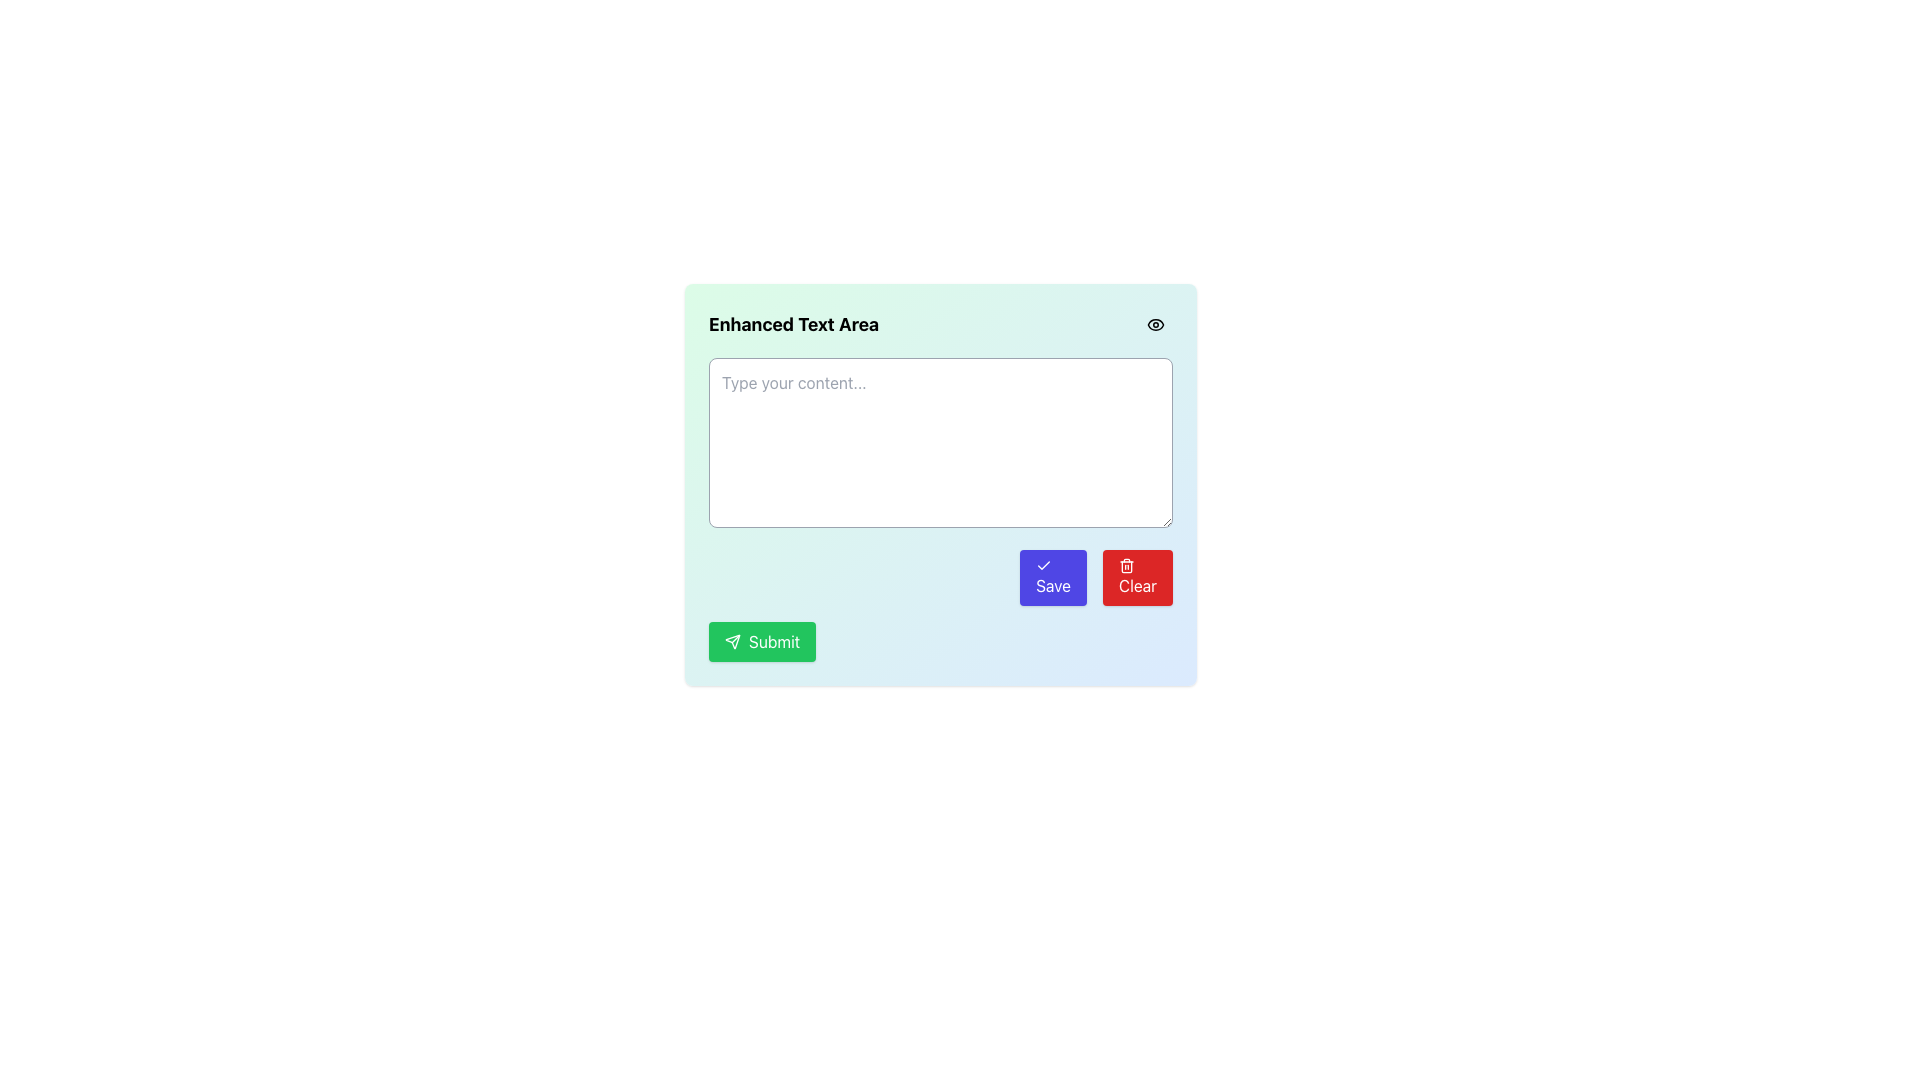 This screenshot has width=1920, height=1080. What do you see at coordinates (732, 641) in the screenshot?
I see `the paper plane icon located within the green 'Submit' button at the bottom left of the interface` at bounding box center [732, 641].